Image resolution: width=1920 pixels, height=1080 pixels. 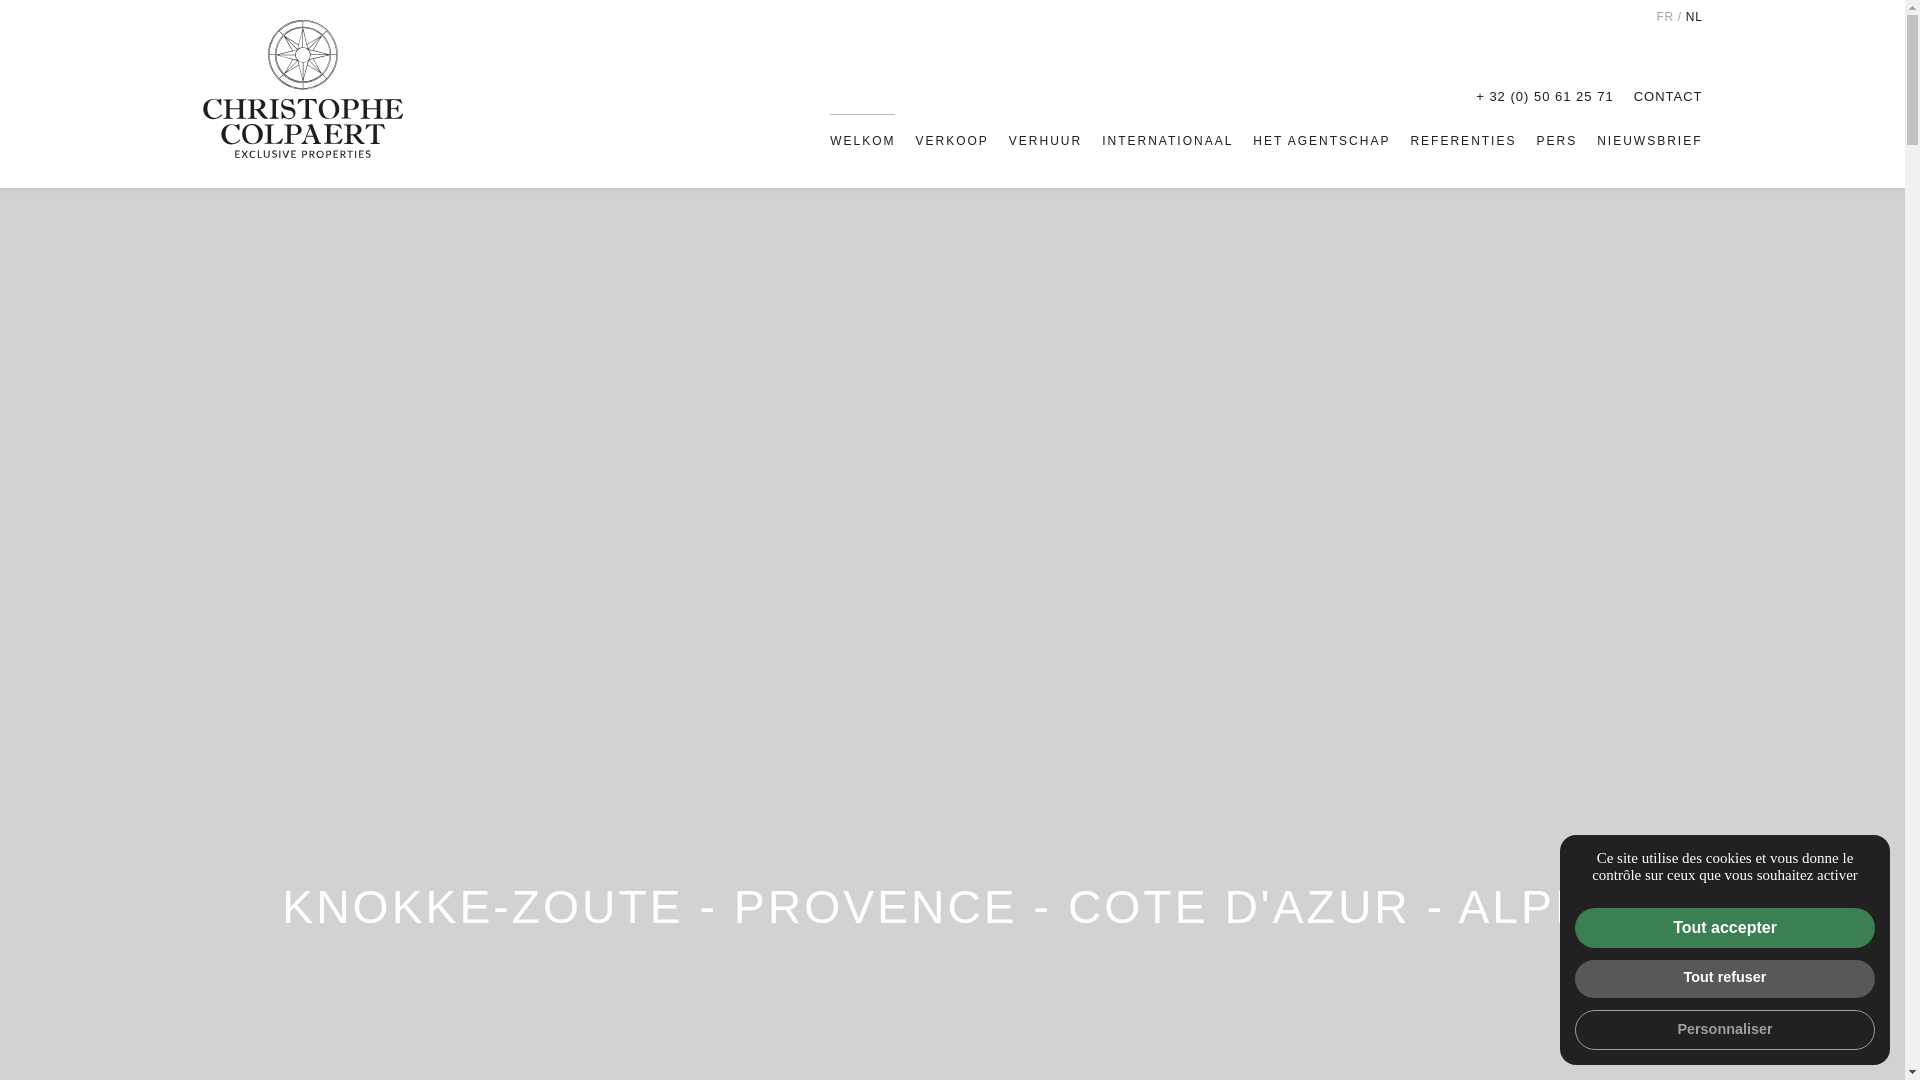 What do you see at coordinates (862, 140) in the screenshot?
I see `'WELKOM'` at bounding box center [862, 140].